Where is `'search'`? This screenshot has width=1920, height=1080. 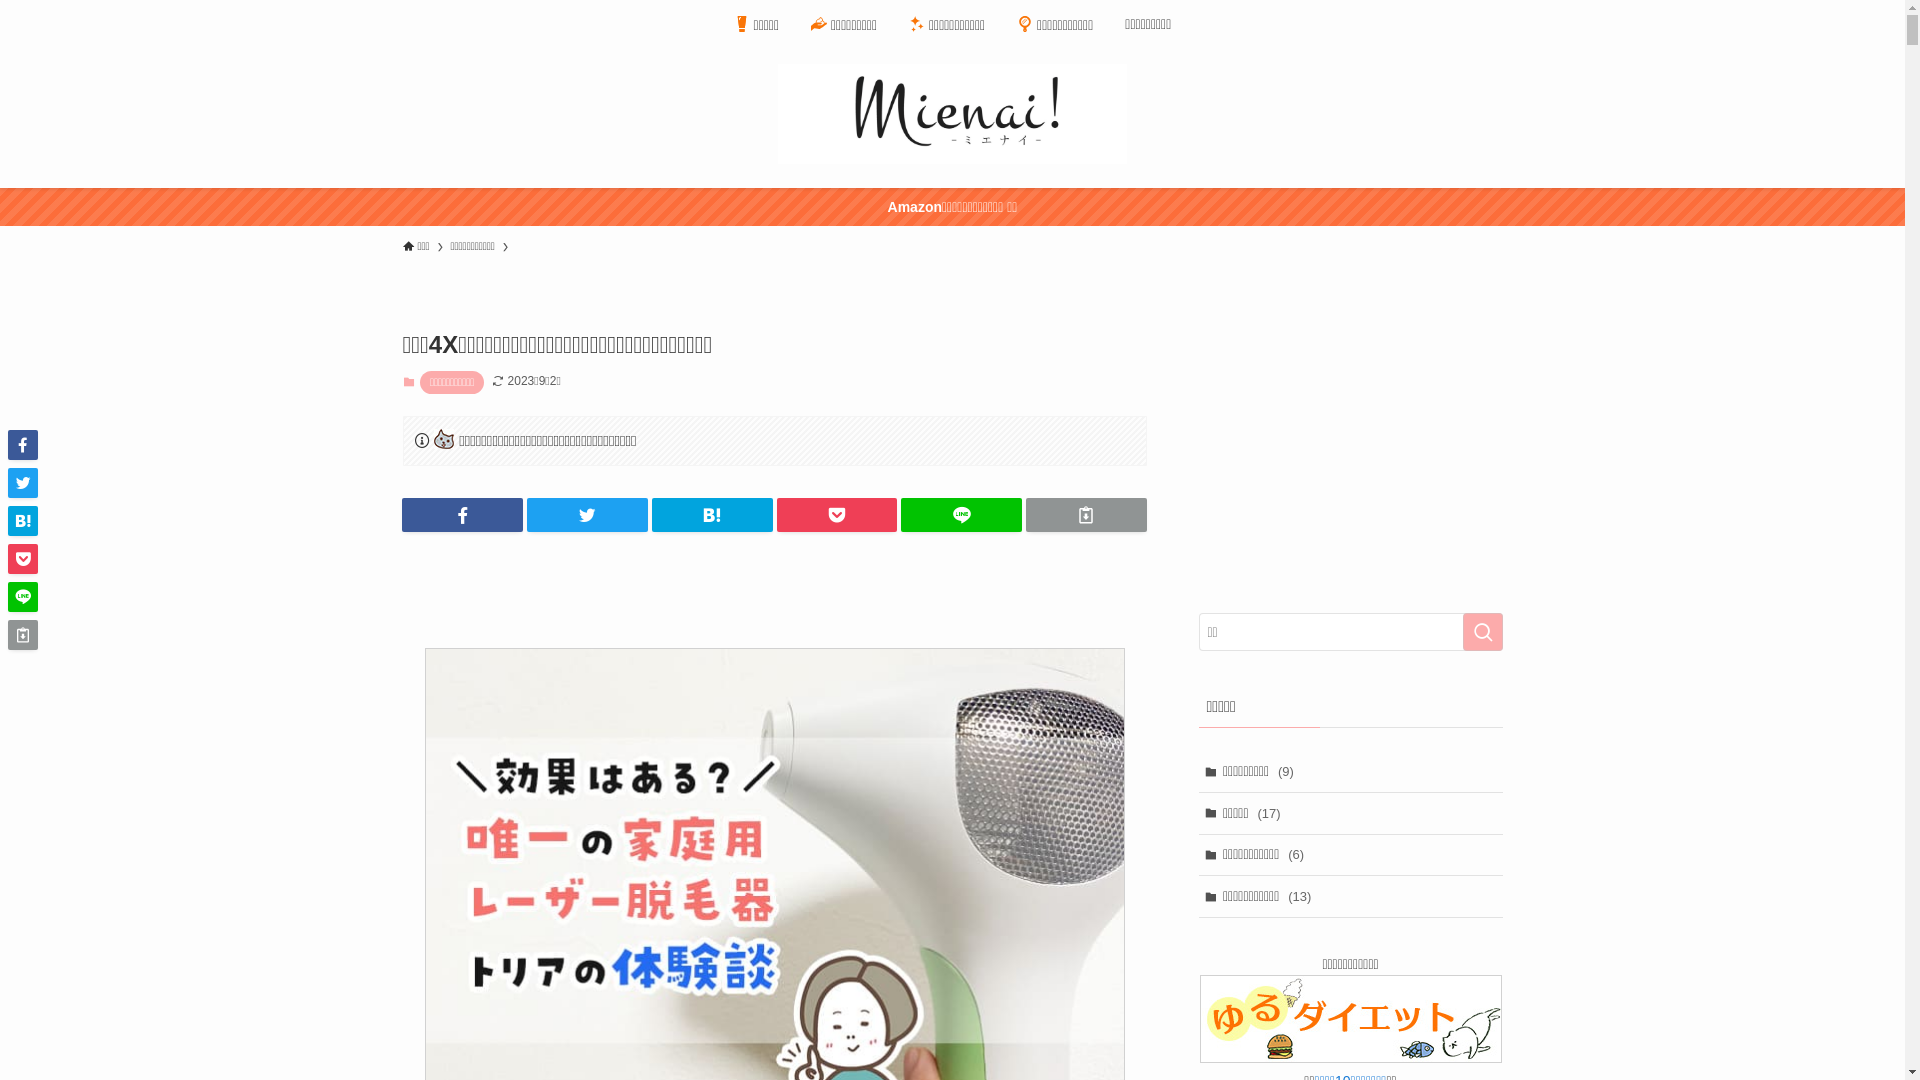
'search' is located at coordinates (1214, 555).